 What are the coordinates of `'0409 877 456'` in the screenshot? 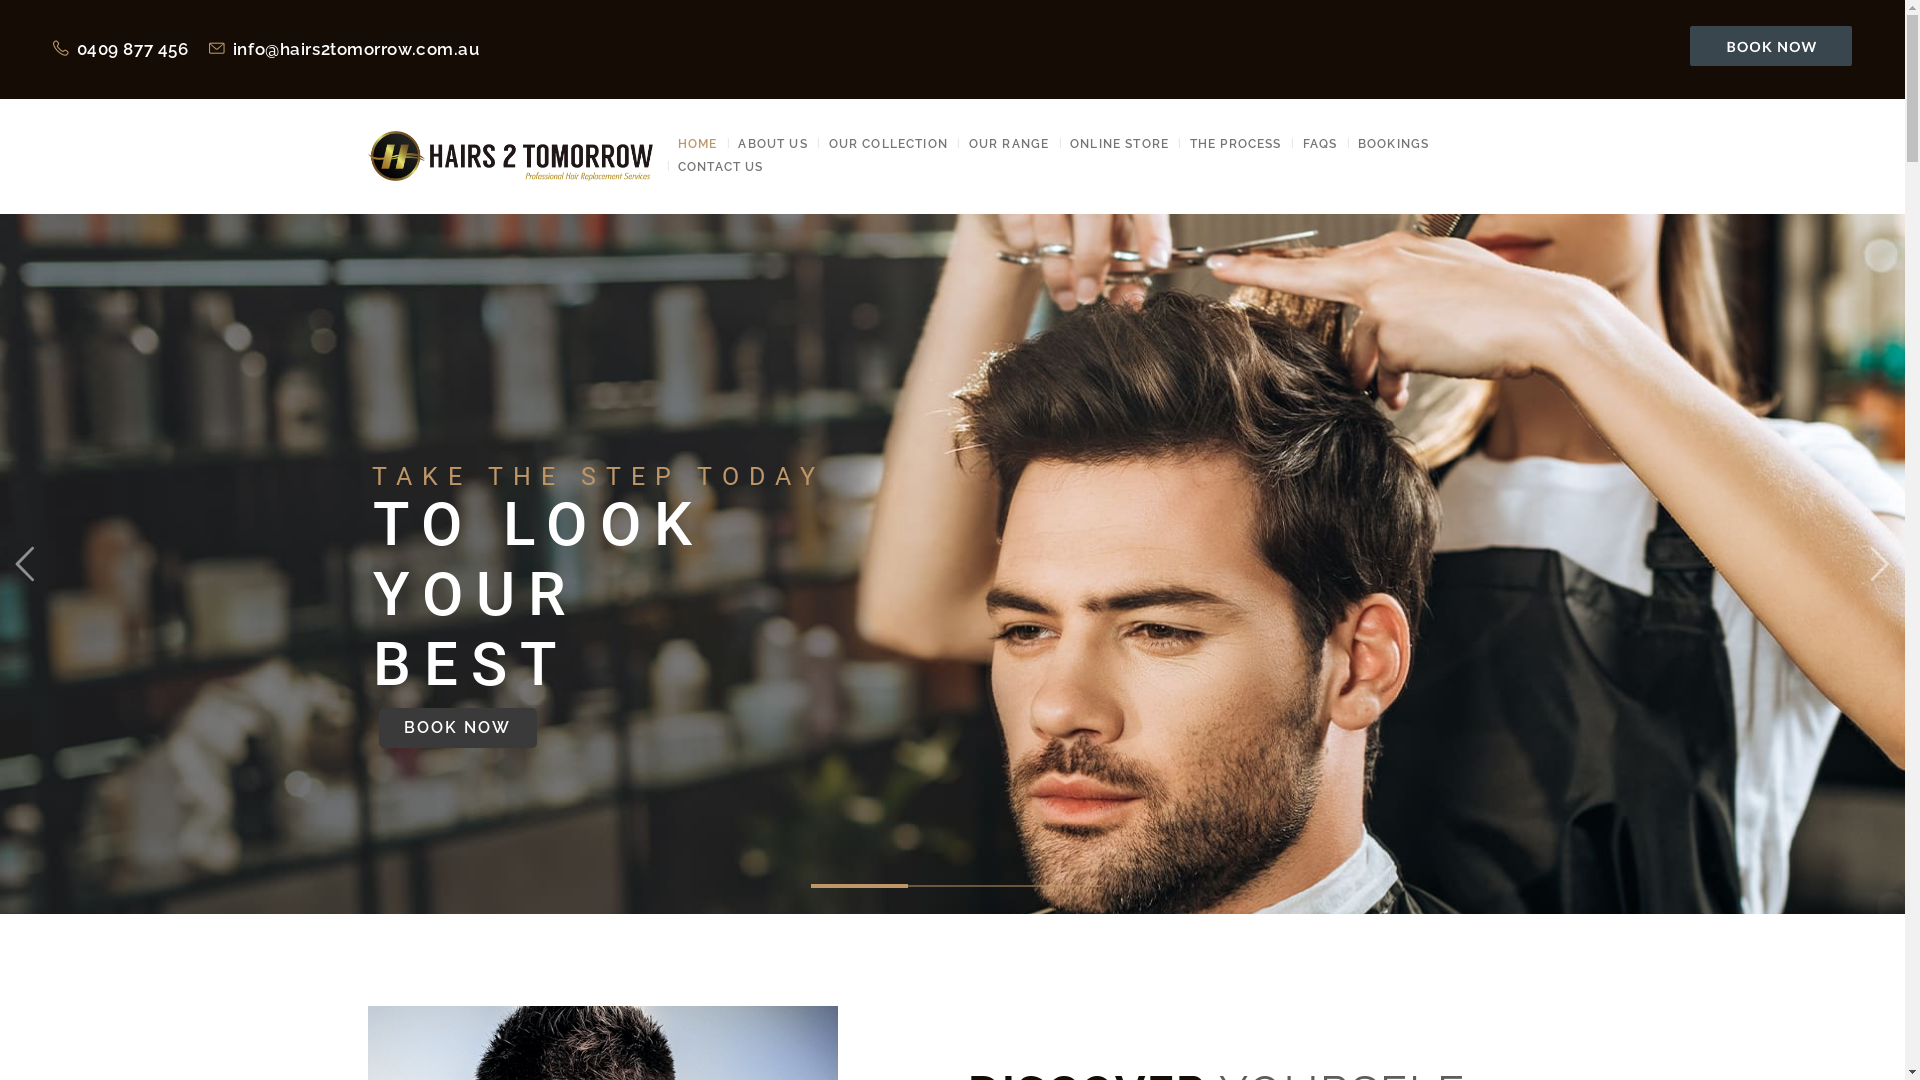 It's located at (119, 48).